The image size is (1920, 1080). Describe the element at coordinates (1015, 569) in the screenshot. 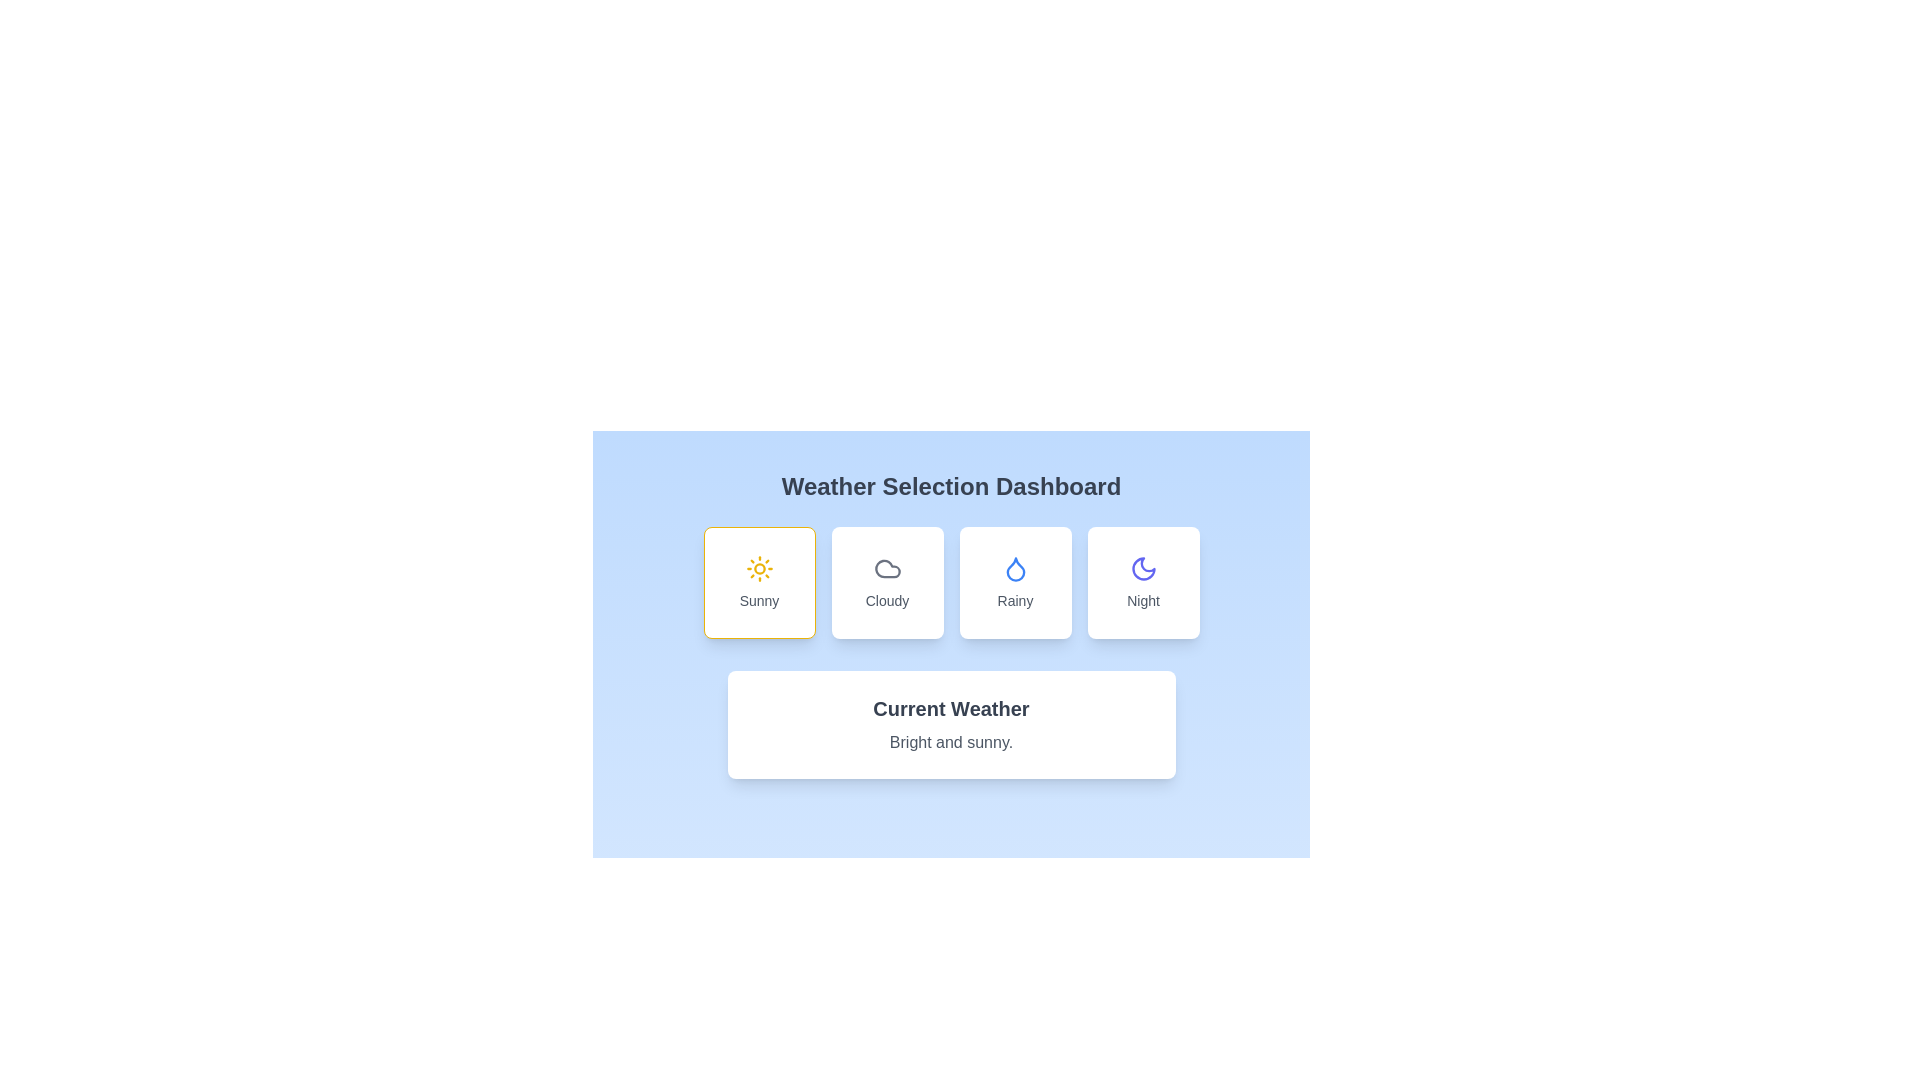

I see `the droplet icon representing the 'Rainy' button in the weather selection interface` at that location.